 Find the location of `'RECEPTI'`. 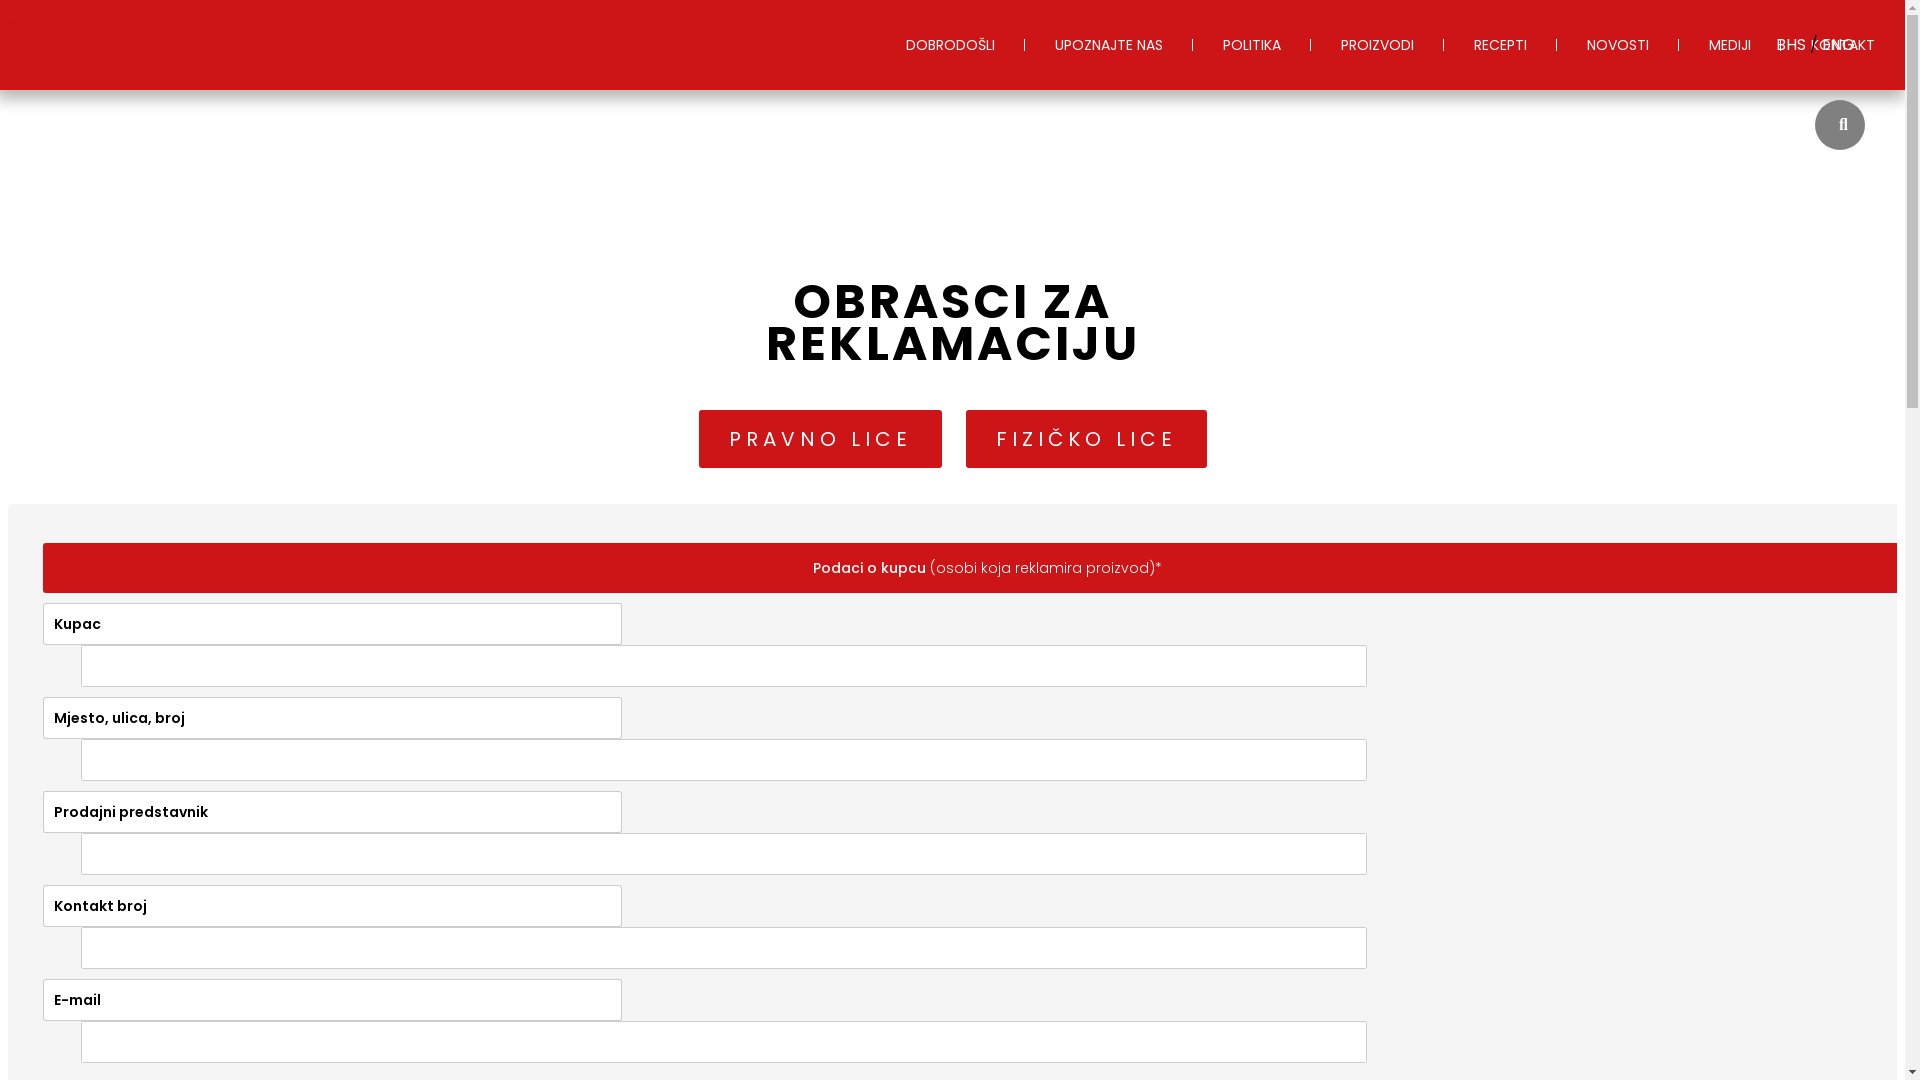

'RECEPTI' is located at coordinates (1500, 45).